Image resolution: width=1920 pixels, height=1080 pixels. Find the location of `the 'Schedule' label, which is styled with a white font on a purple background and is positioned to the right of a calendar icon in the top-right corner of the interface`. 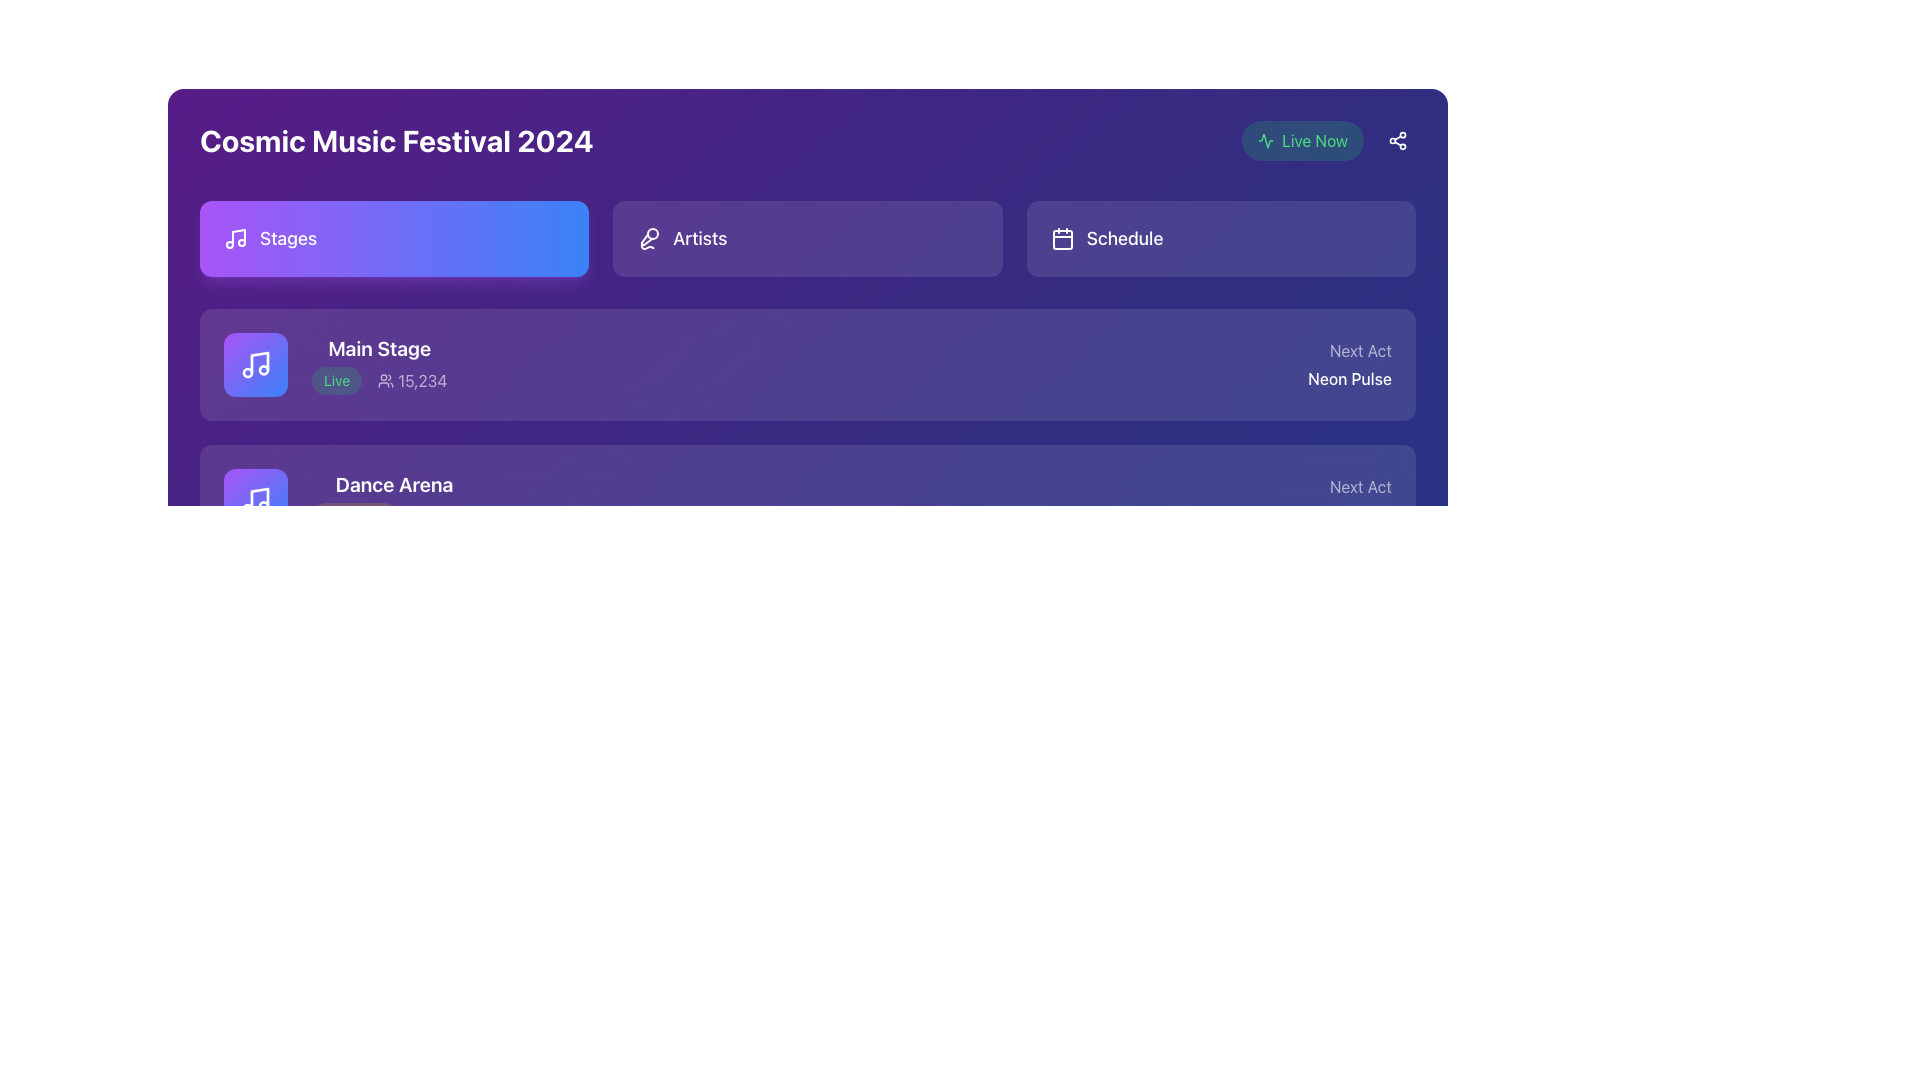

the 'Schedule' label, which is styled with a white font on a purple background and is positioned to the right of a calendar icon in the top-right corner of the interface is located at coordinates (1124, 238).